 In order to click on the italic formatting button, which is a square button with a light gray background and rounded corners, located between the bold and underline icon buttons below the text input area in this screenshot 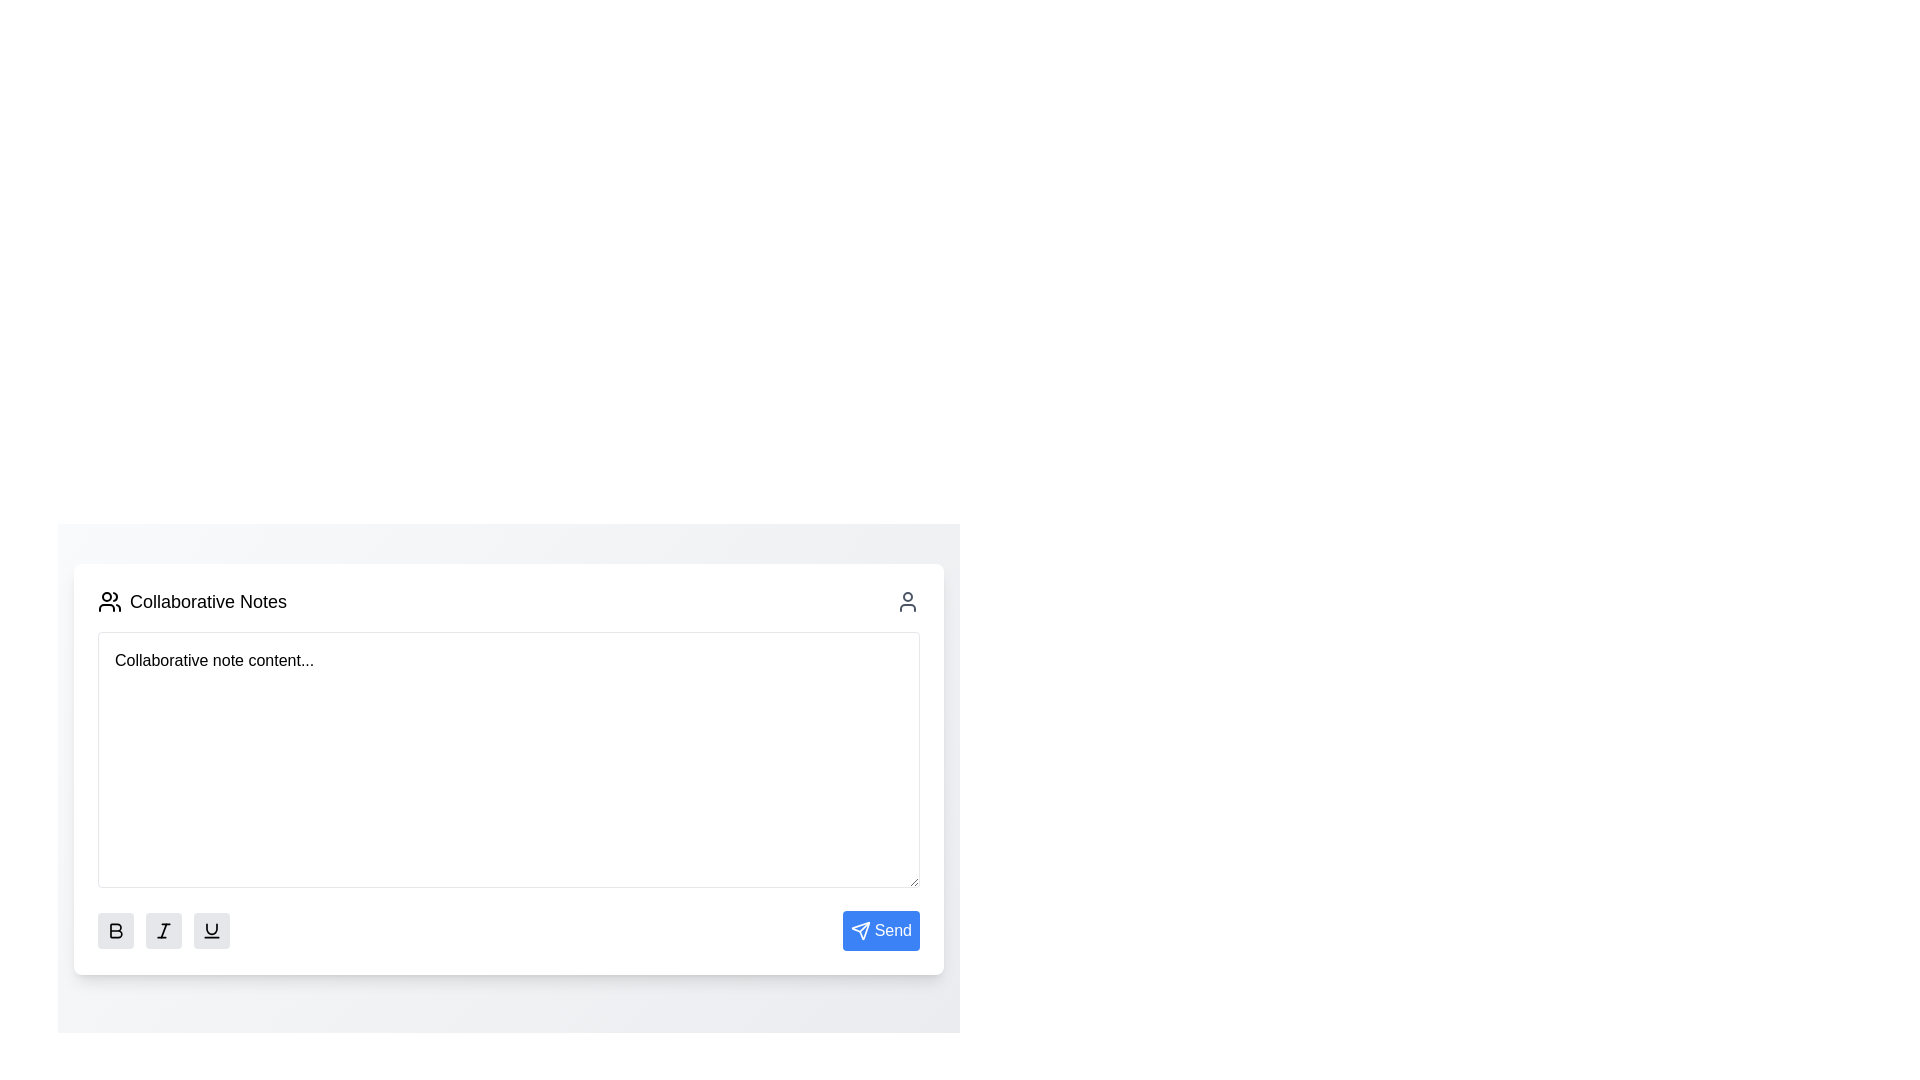, I will do `click(163, 930)`.